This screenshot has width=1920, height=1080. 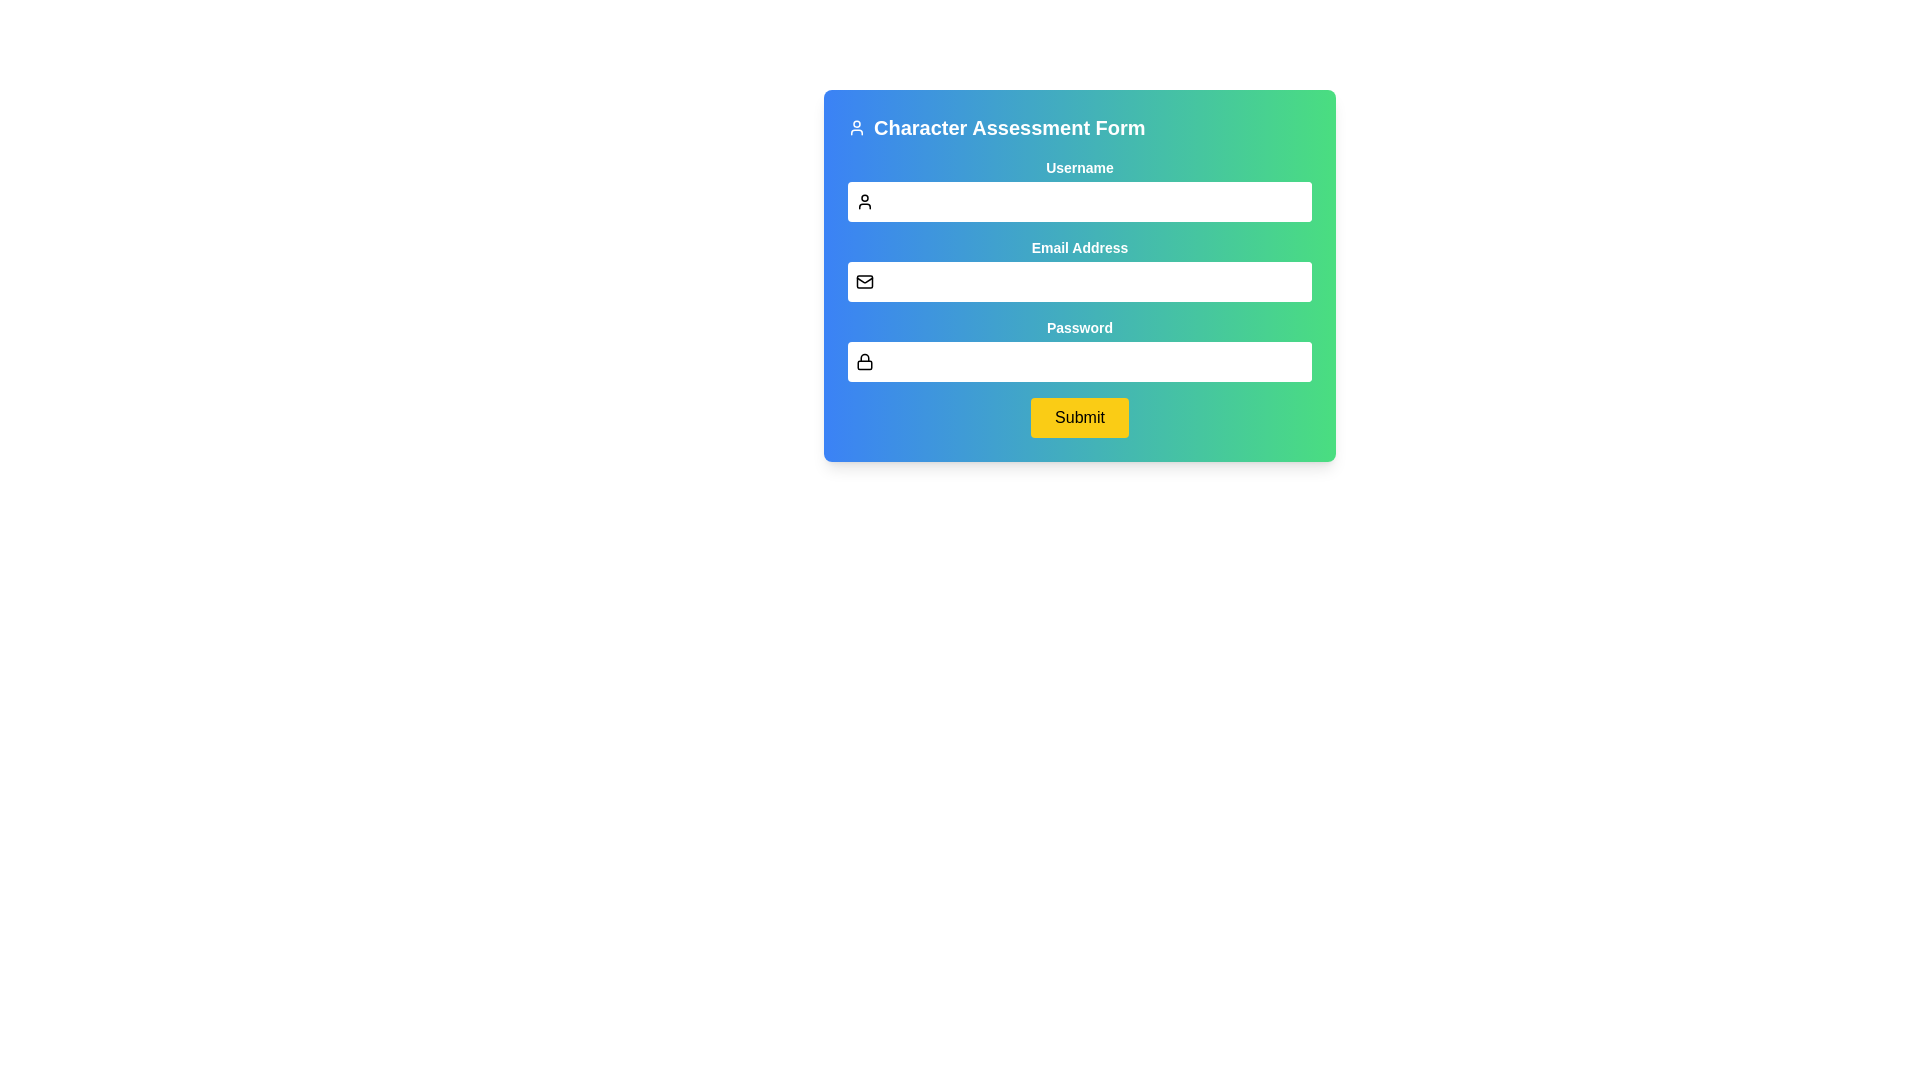 I want to click on the mail icon in the input field labeled 'Email Address' for additional context, so click(x=1079, y=270).